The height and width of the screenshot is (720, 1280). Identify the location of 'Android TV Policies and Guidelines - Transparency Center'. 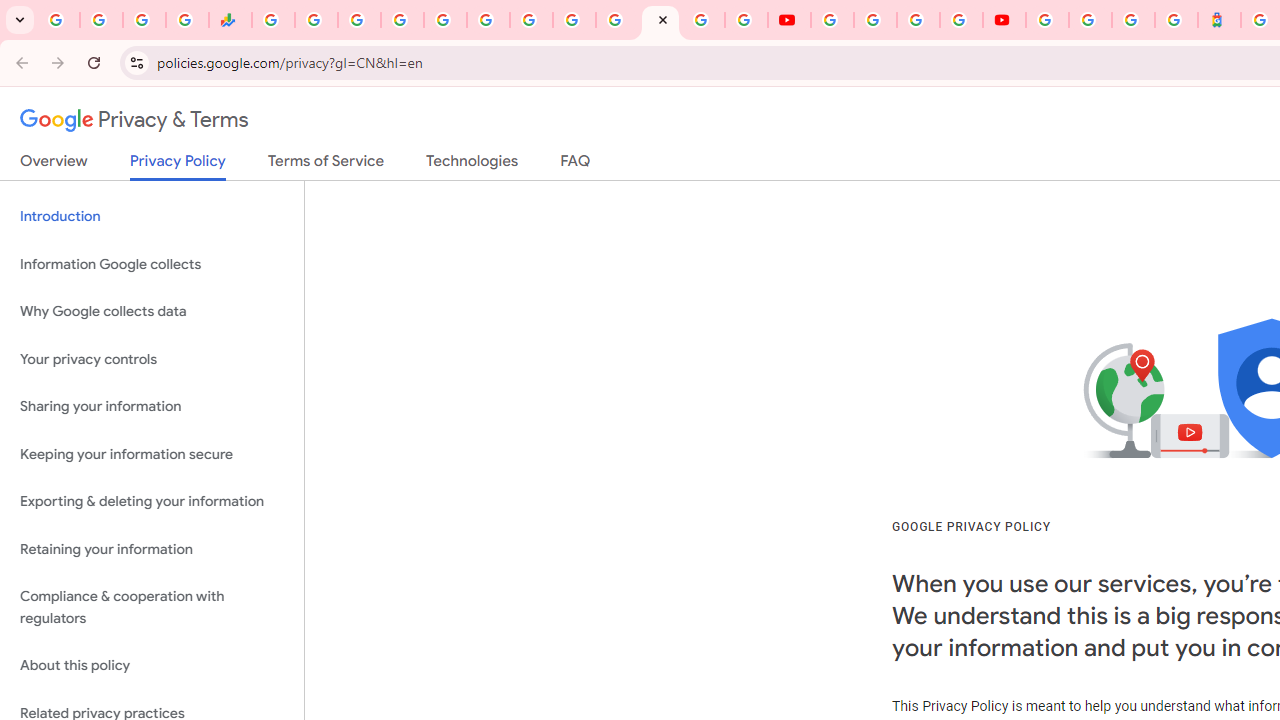
(531, 20).